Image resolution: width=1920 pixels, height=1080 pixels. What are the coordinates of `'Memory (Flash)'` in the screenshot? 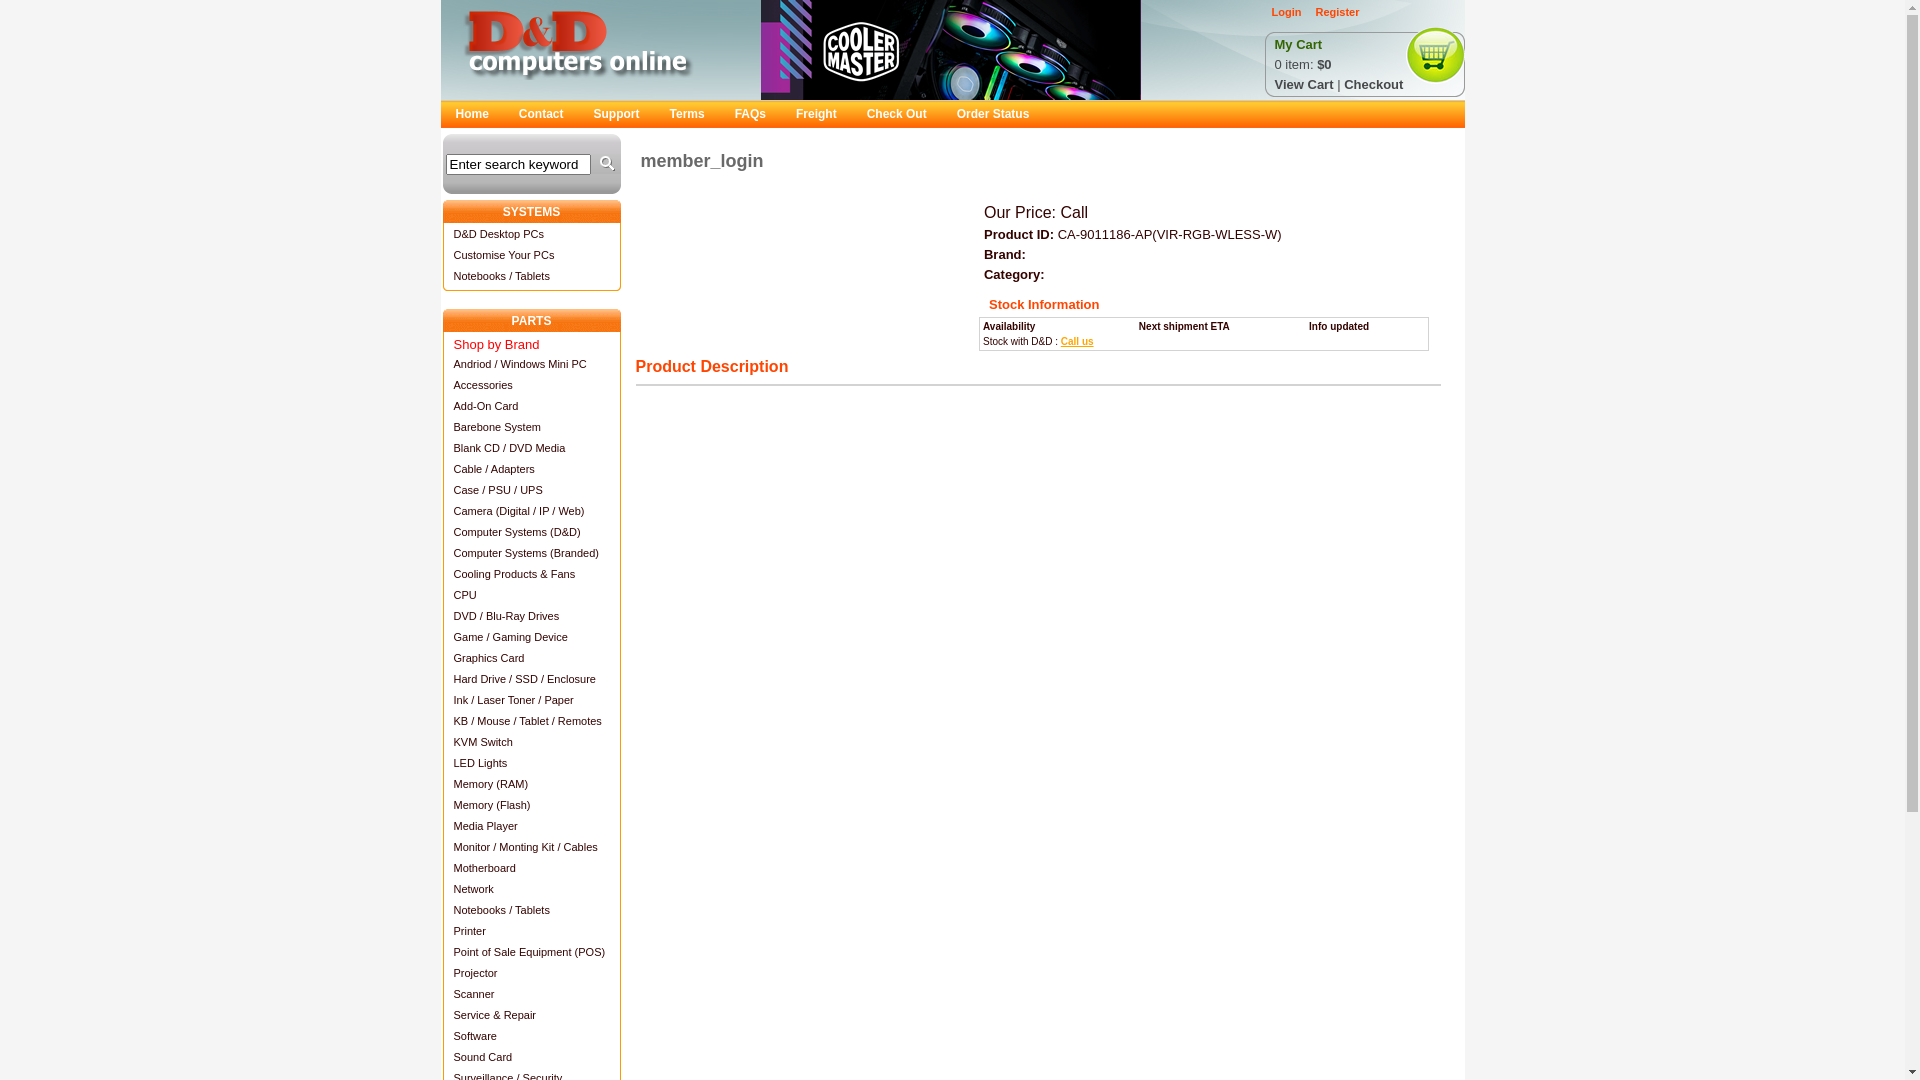 It's located at (531, 803).